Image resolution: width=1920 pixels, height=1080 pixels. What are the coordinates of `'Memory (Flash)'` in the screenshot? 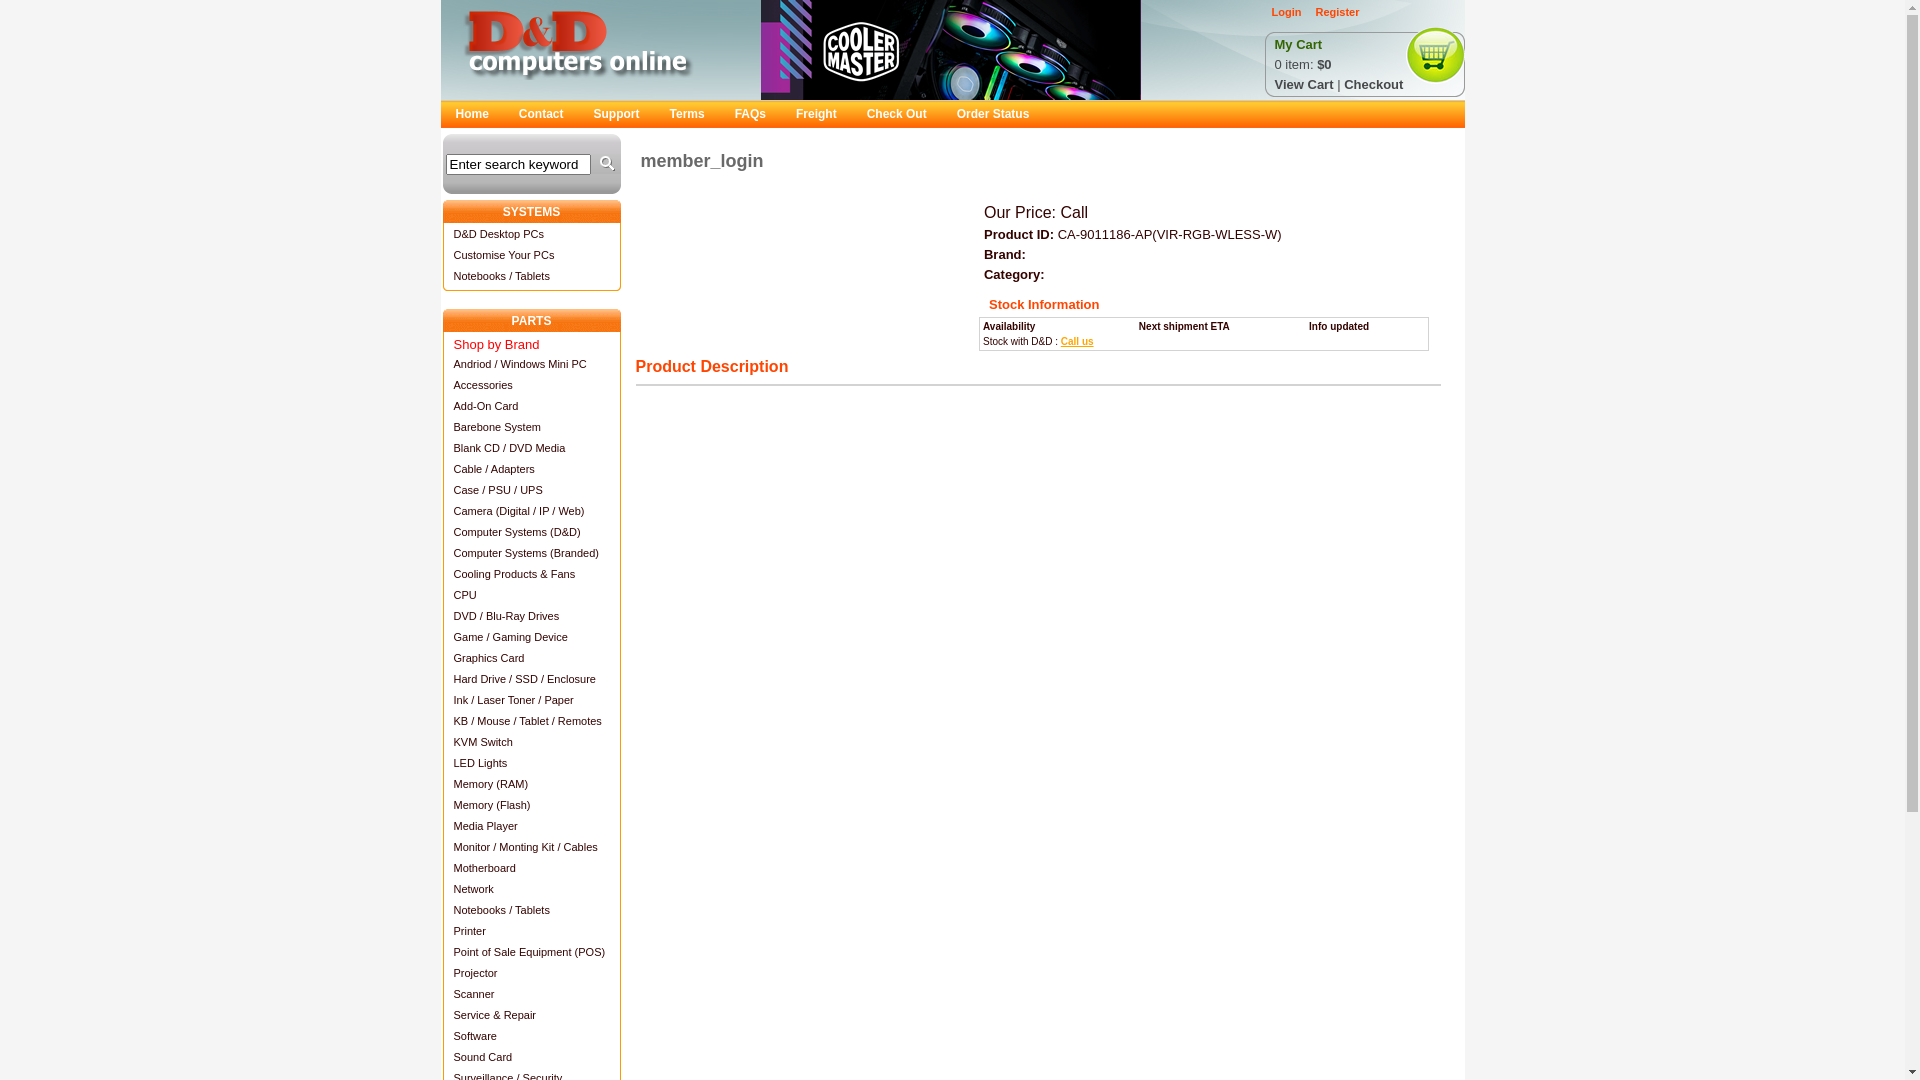 It's located at (531, 803).